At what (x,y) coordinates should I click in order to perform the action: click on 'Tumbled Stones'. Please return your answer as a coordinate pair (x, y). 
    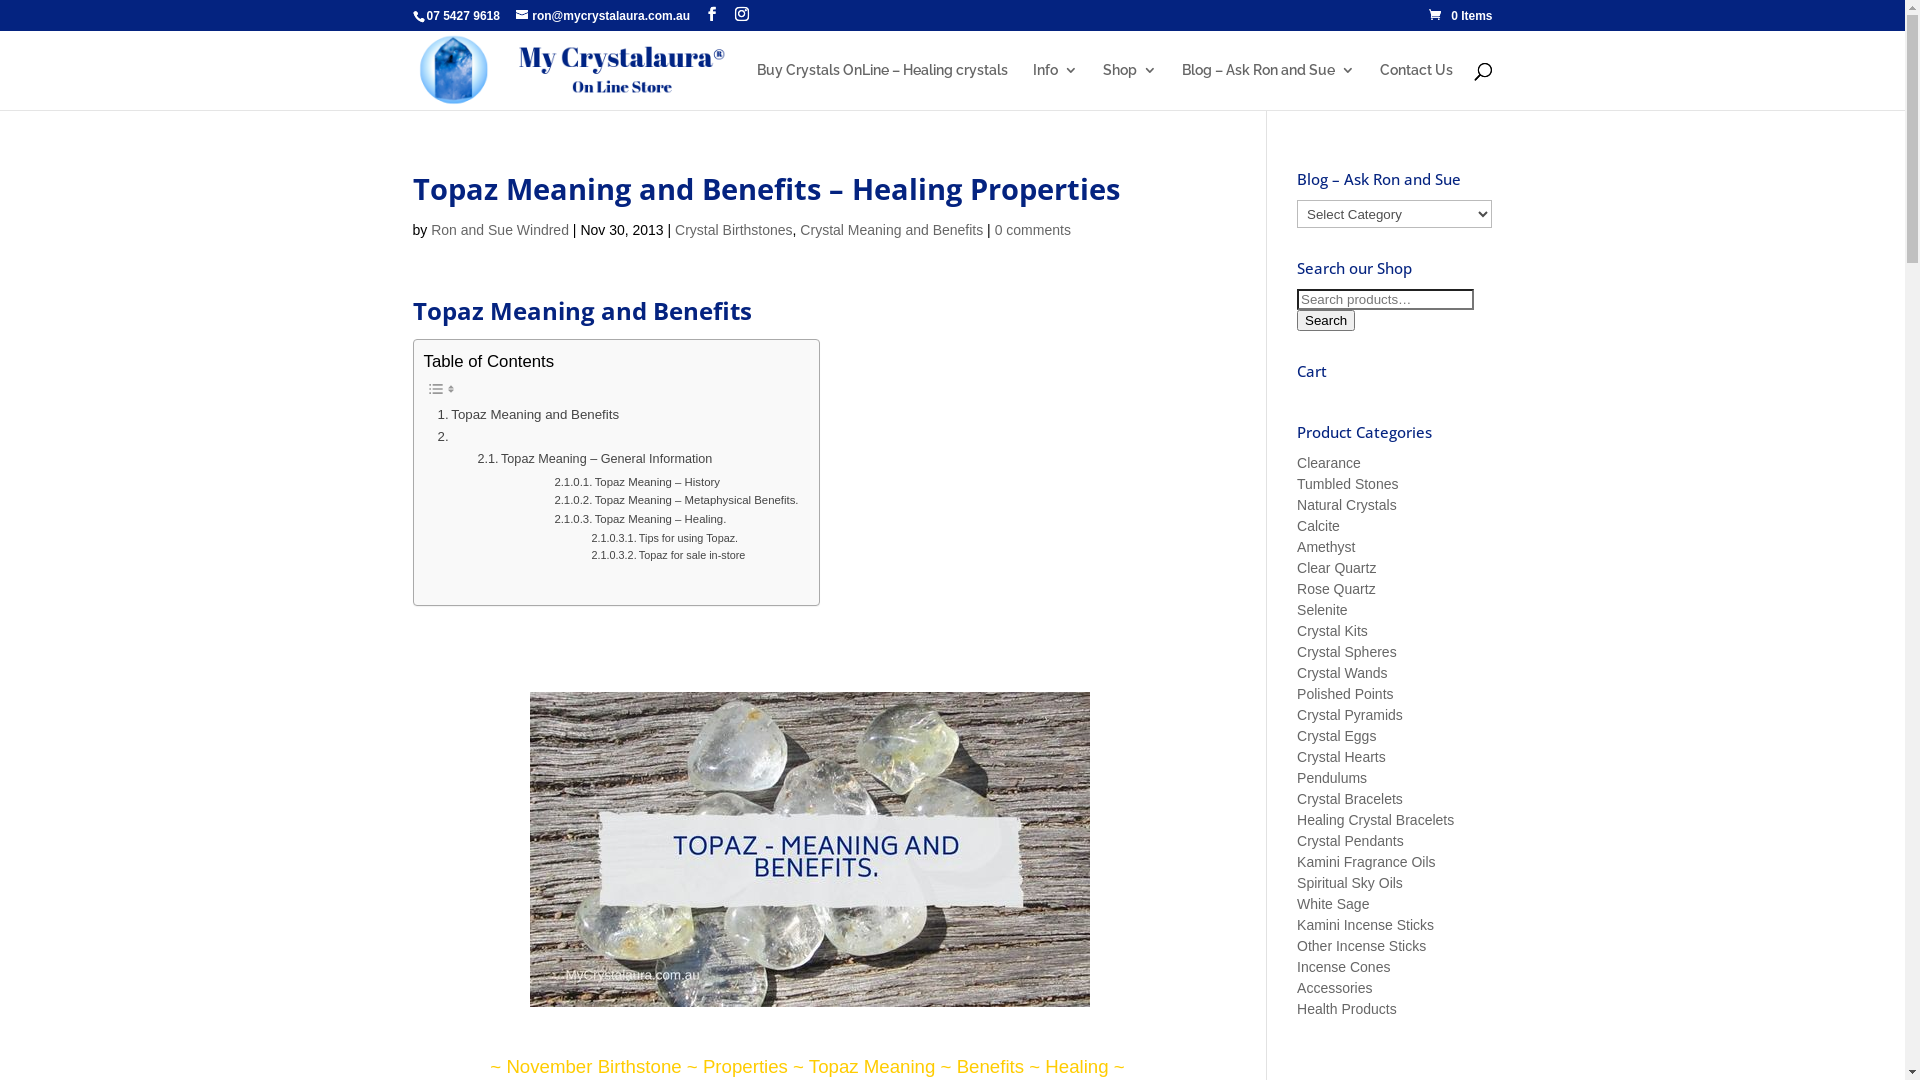
    Looking at the image, I should click on (1347, 483).